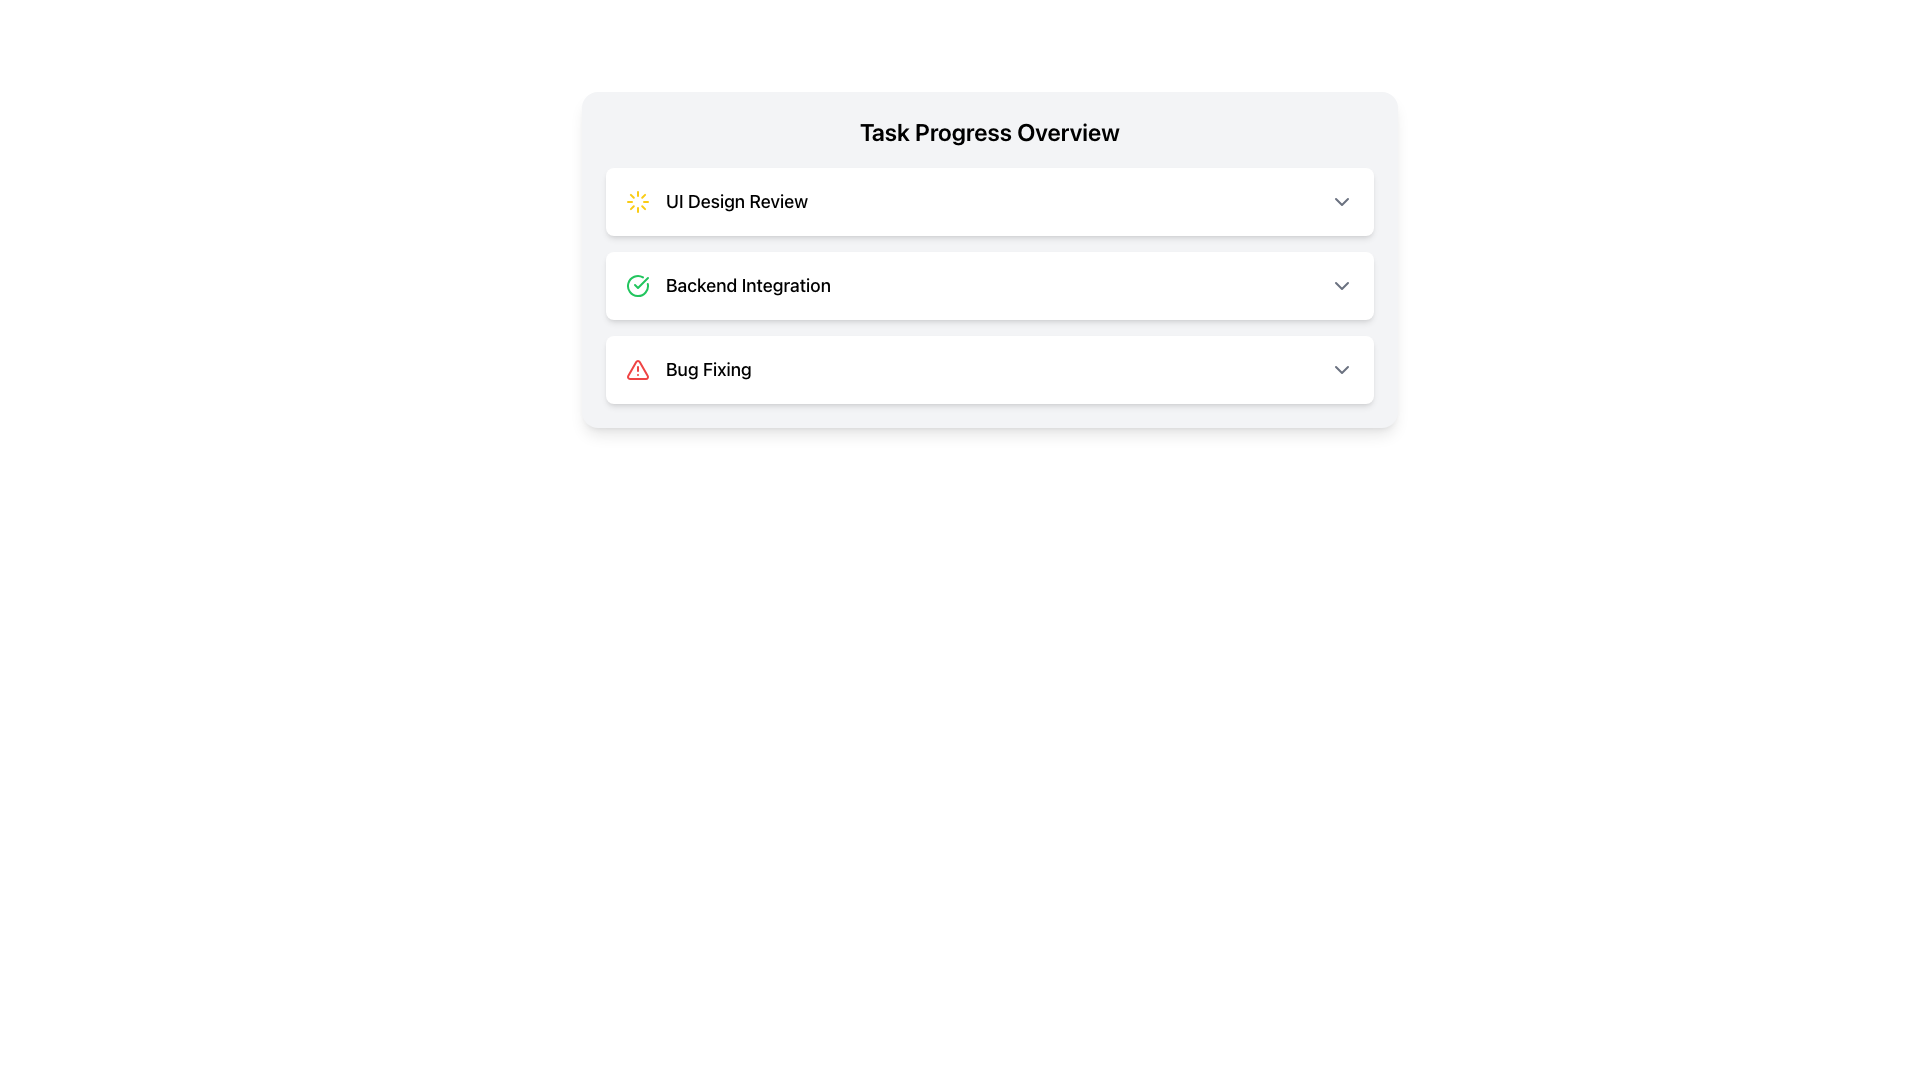 The image size is (1920, 1080). Describe the element at coordinates (641, 282) in the screenshot. I see `green checkmark icon indicating a successful task, located in the second list item 'Backend Integration'` at that location.